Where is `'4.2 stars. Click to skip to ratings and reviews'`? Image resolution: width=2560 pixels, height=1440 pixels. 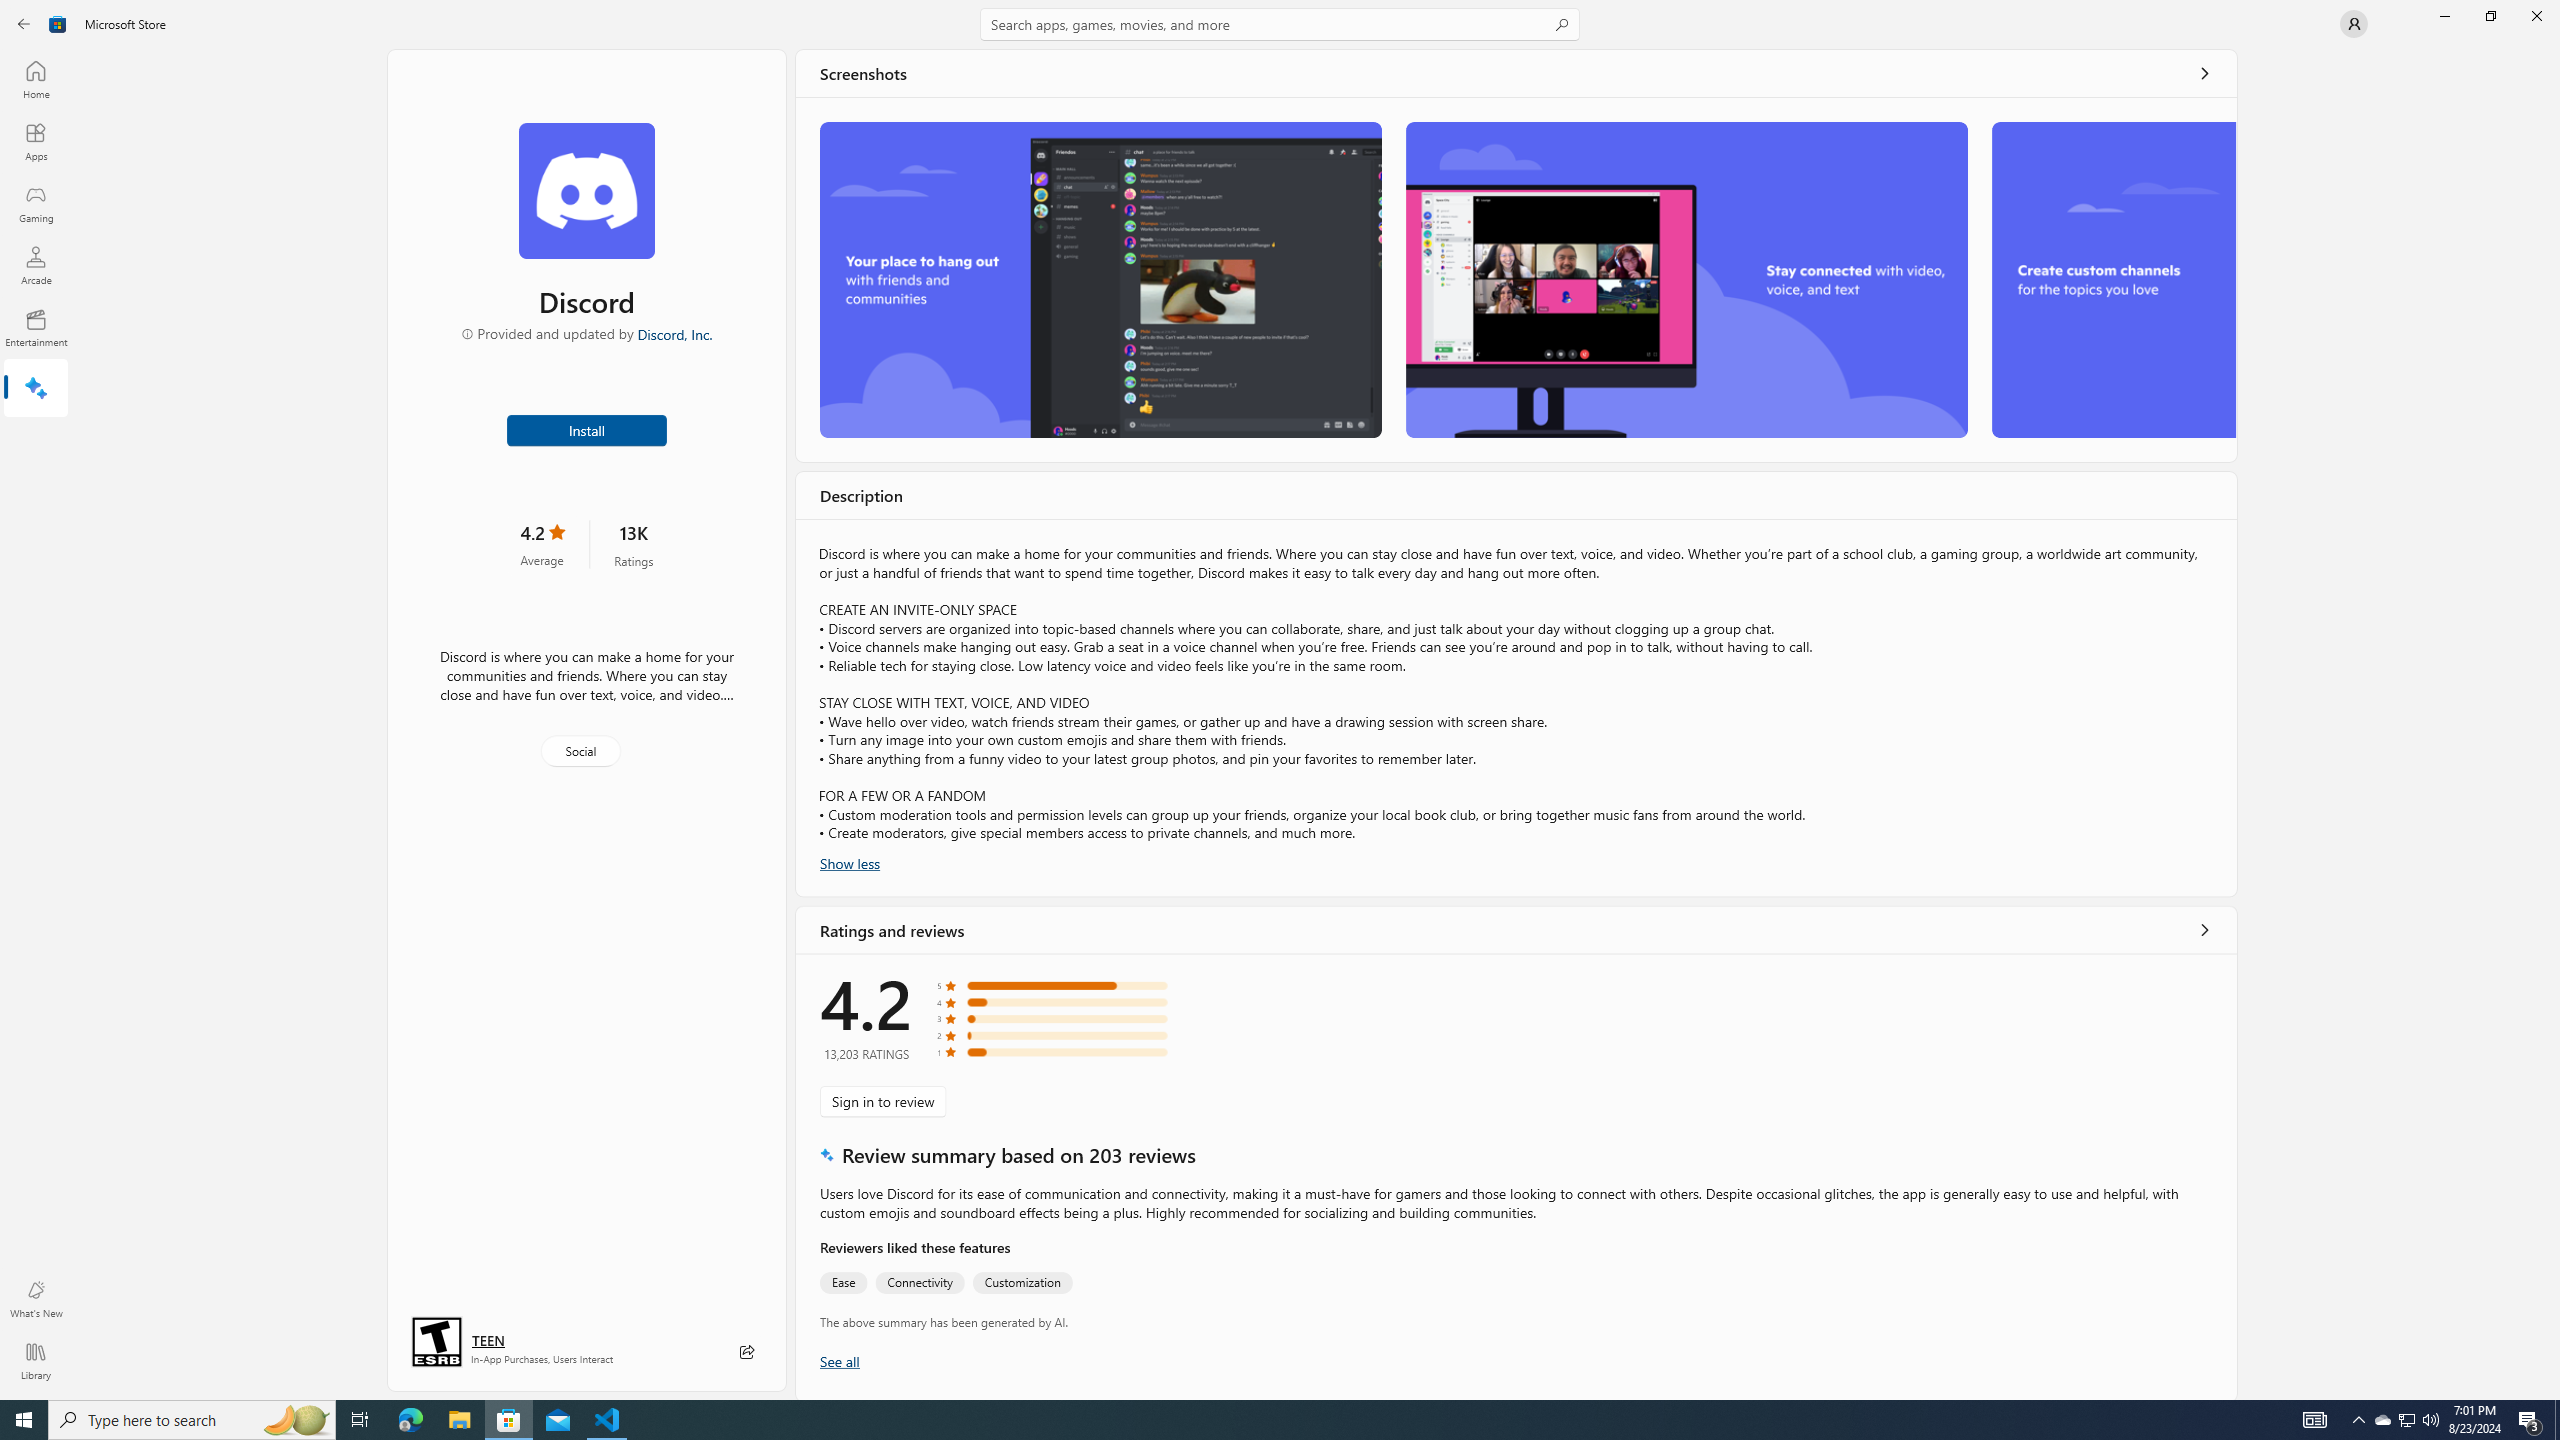
'4.2 stars. Click to skip to ratings and reviews' is located at coordinates (541, 543).